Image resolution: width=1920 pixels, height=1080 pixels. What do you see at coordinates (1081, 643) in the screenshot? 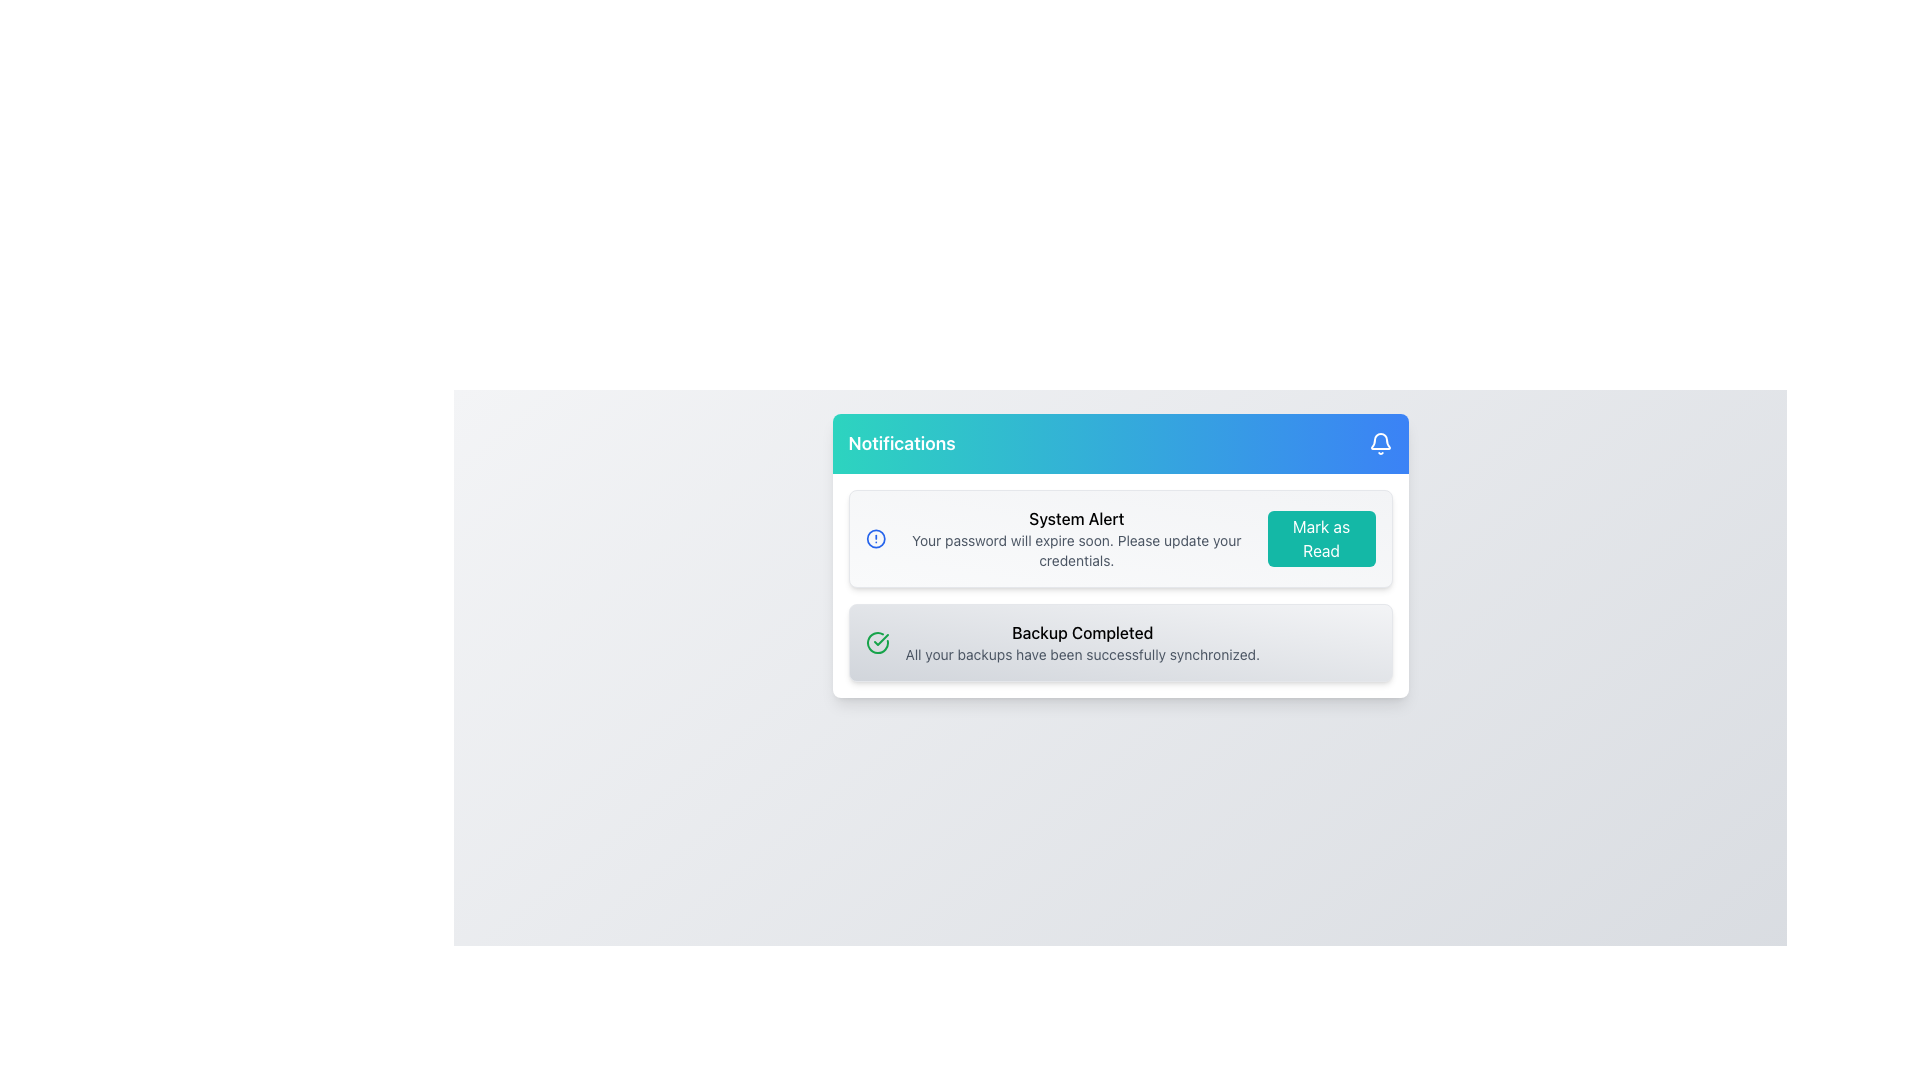
I see `the textual notification titled 'Backup Completed' which indicates that all backups have been successfully synchronized` at bounding box center [1081, 643].